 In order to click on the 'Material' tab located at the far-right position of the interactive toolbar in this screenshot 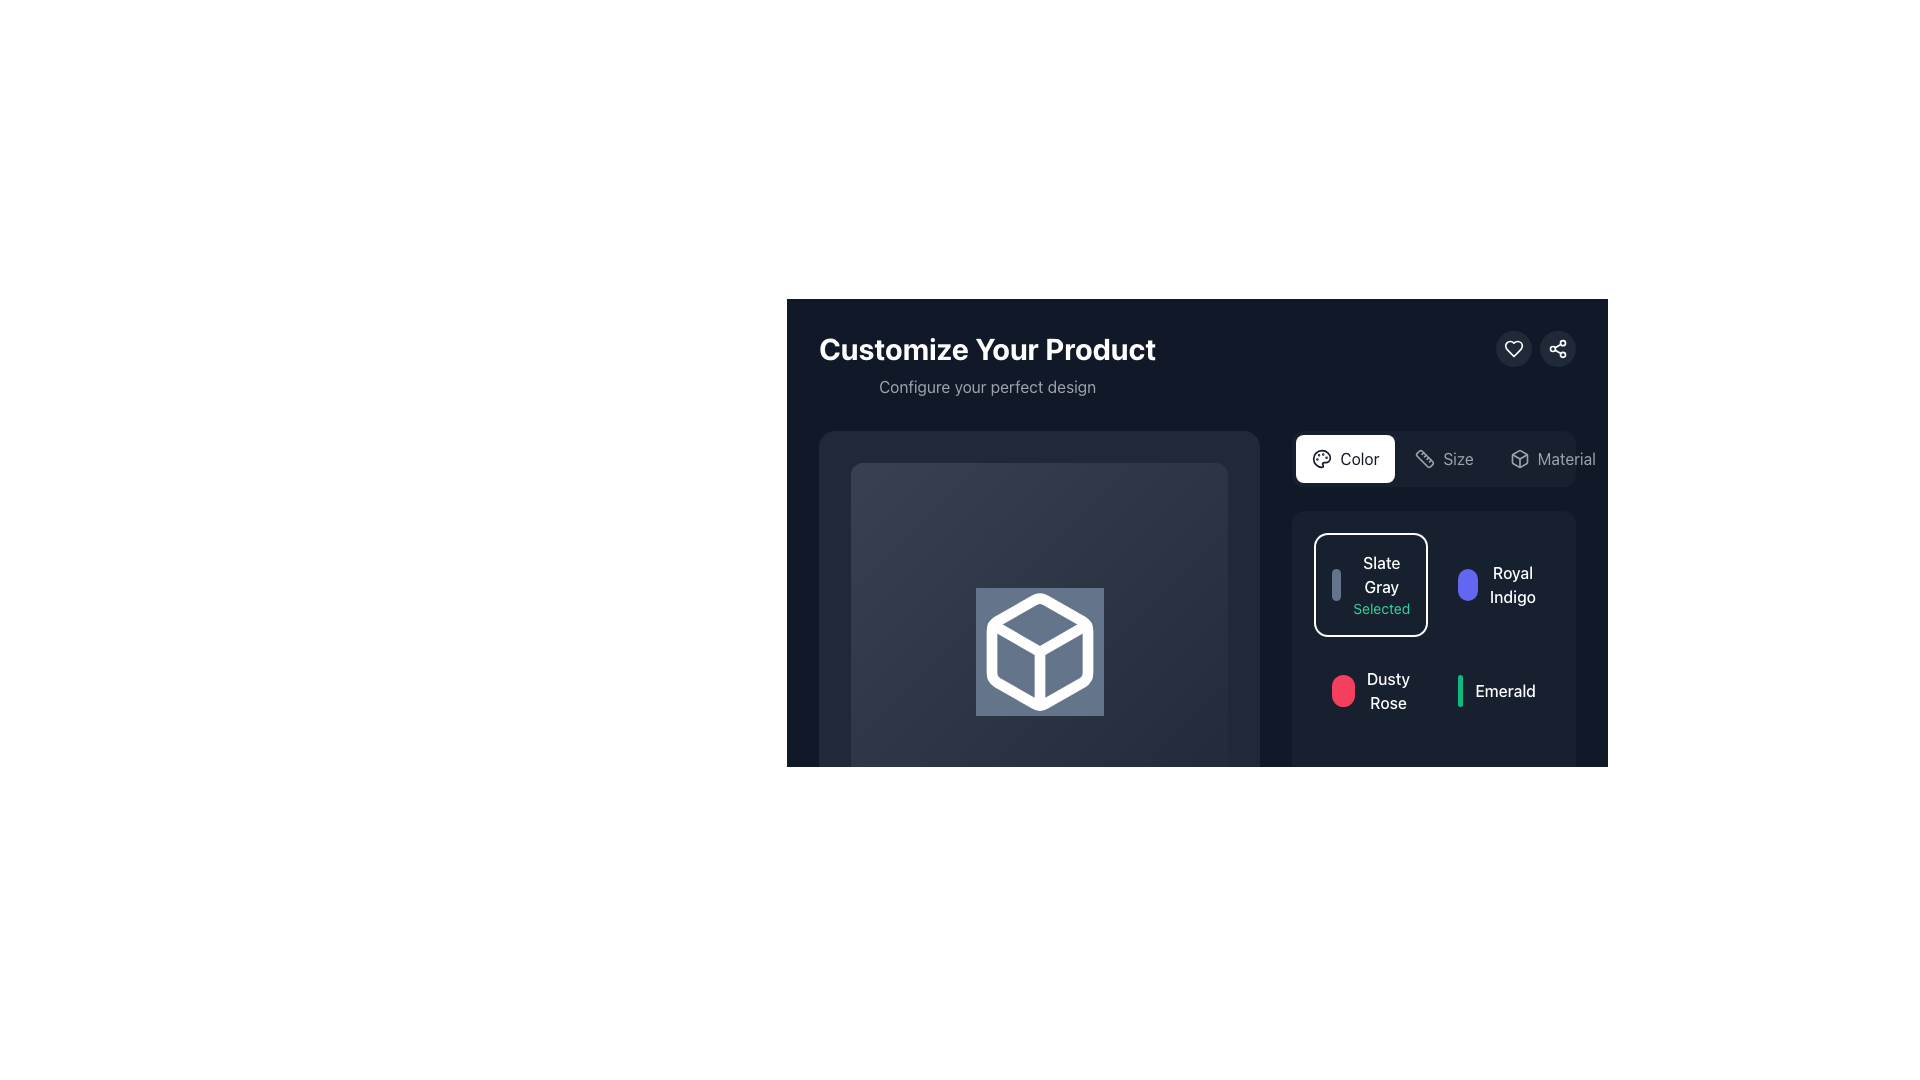, I will do `click(1565, 459)`.